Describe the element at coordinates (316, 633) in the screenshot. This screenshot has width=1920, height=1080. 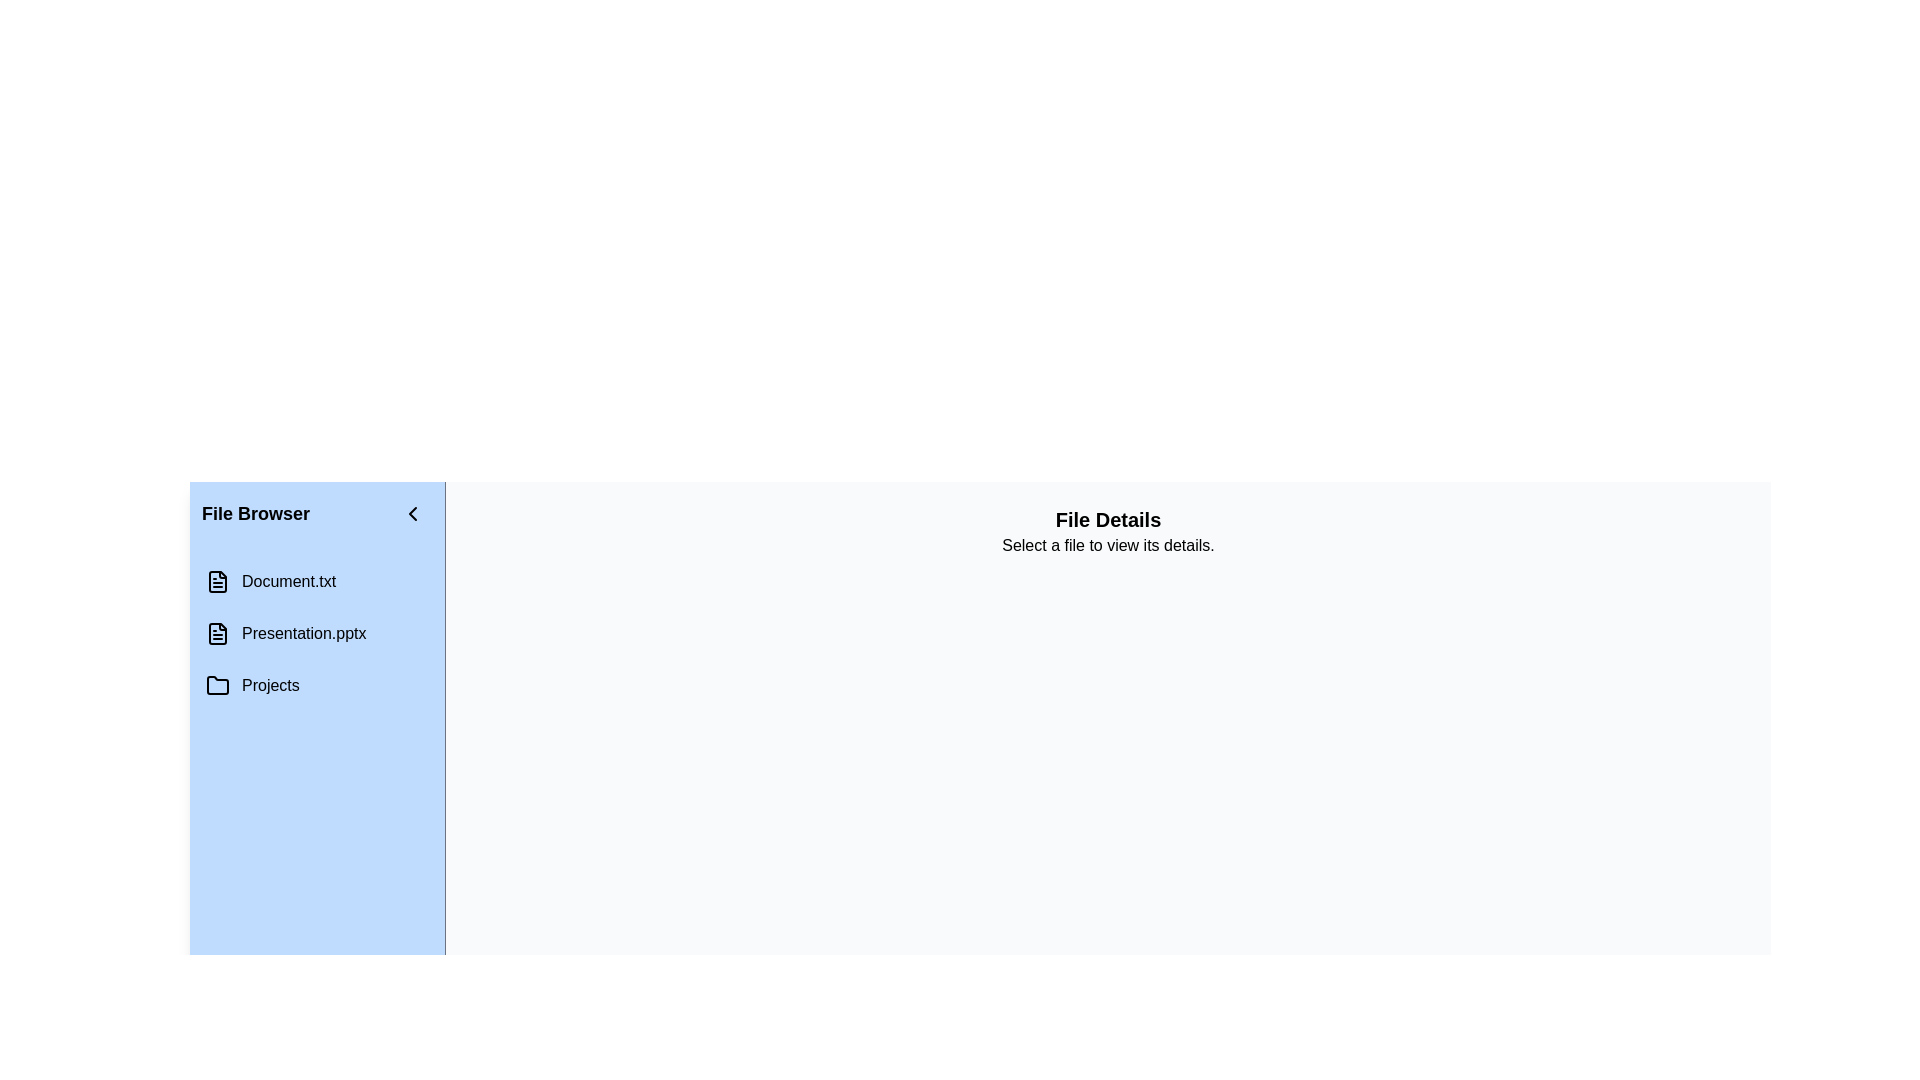
I see `the clickable list item representing the file 'Presentation.pptx' in the 'File Browser' sidebar` at that location.